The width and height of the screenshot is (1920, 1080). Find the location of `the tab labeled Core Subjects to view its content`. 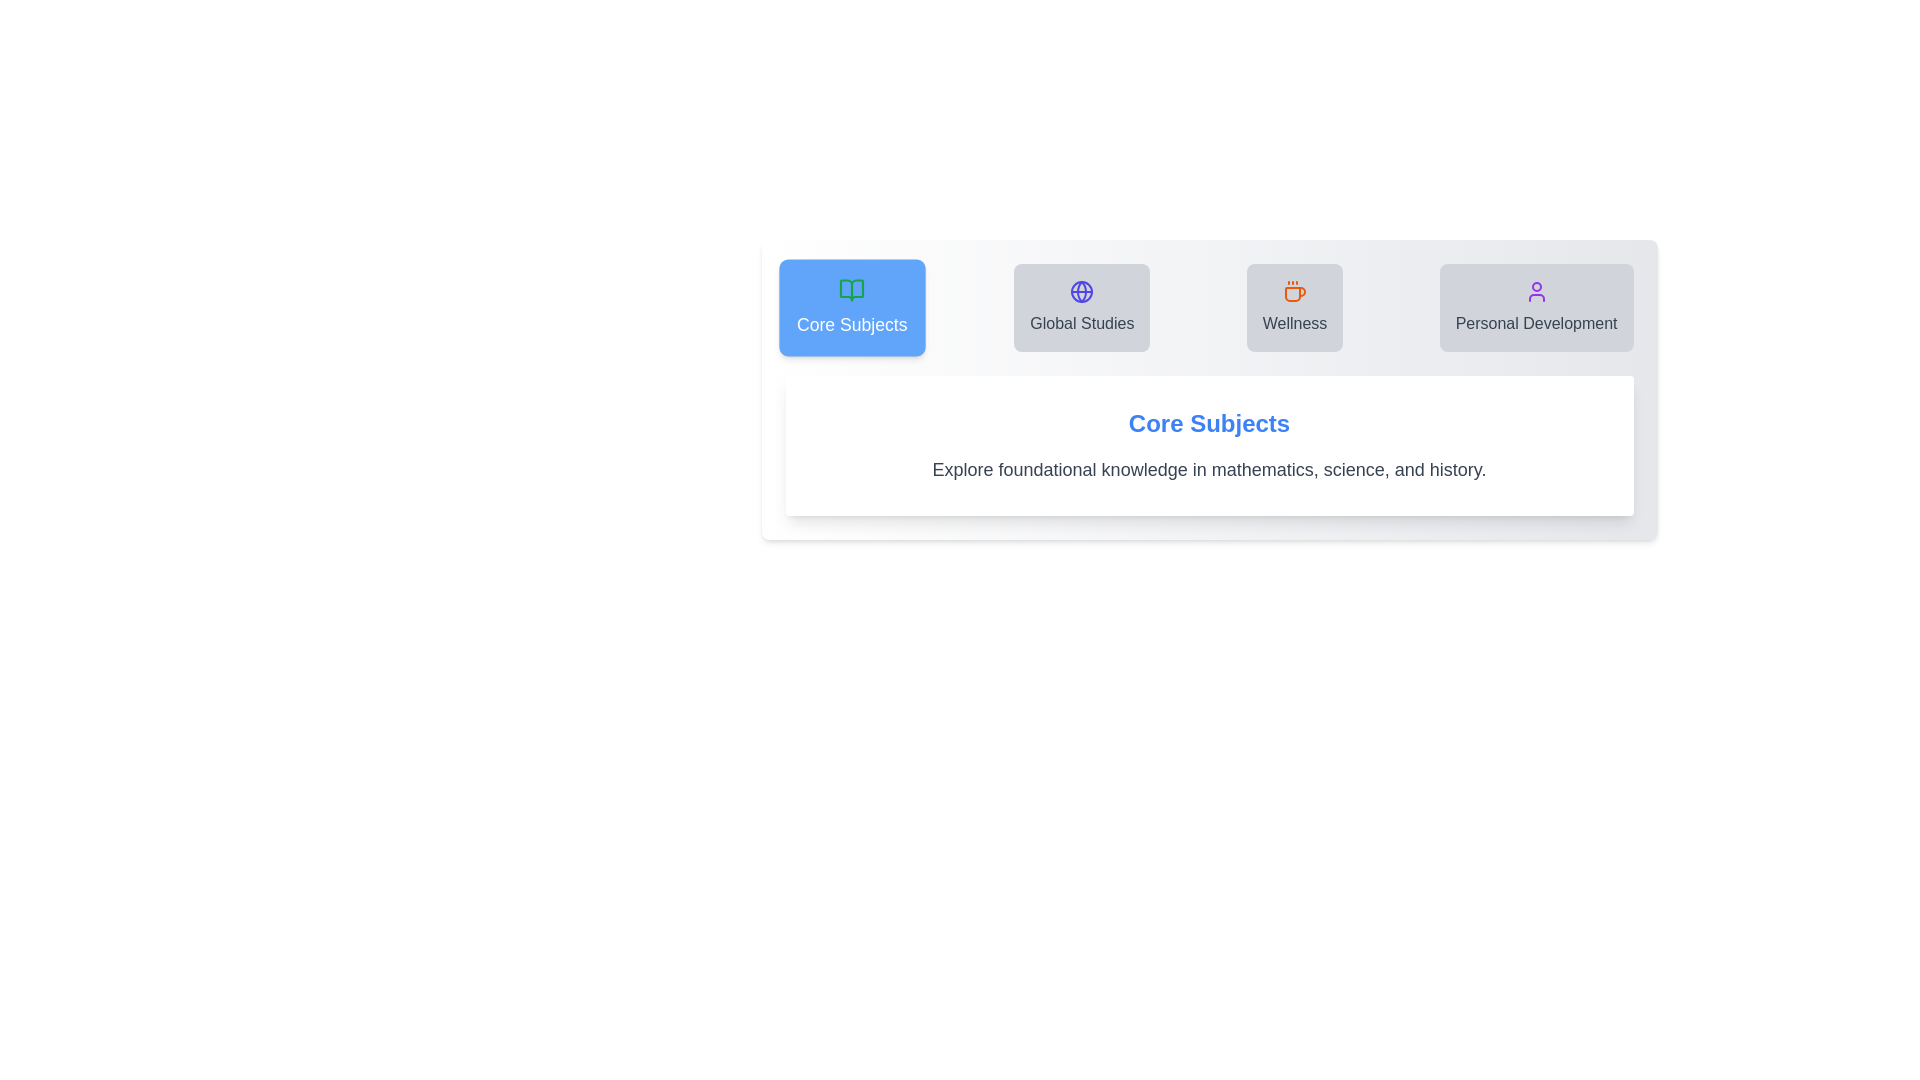

the tab labeled Core Subjects to view its content is located at coordinates (851, 308).